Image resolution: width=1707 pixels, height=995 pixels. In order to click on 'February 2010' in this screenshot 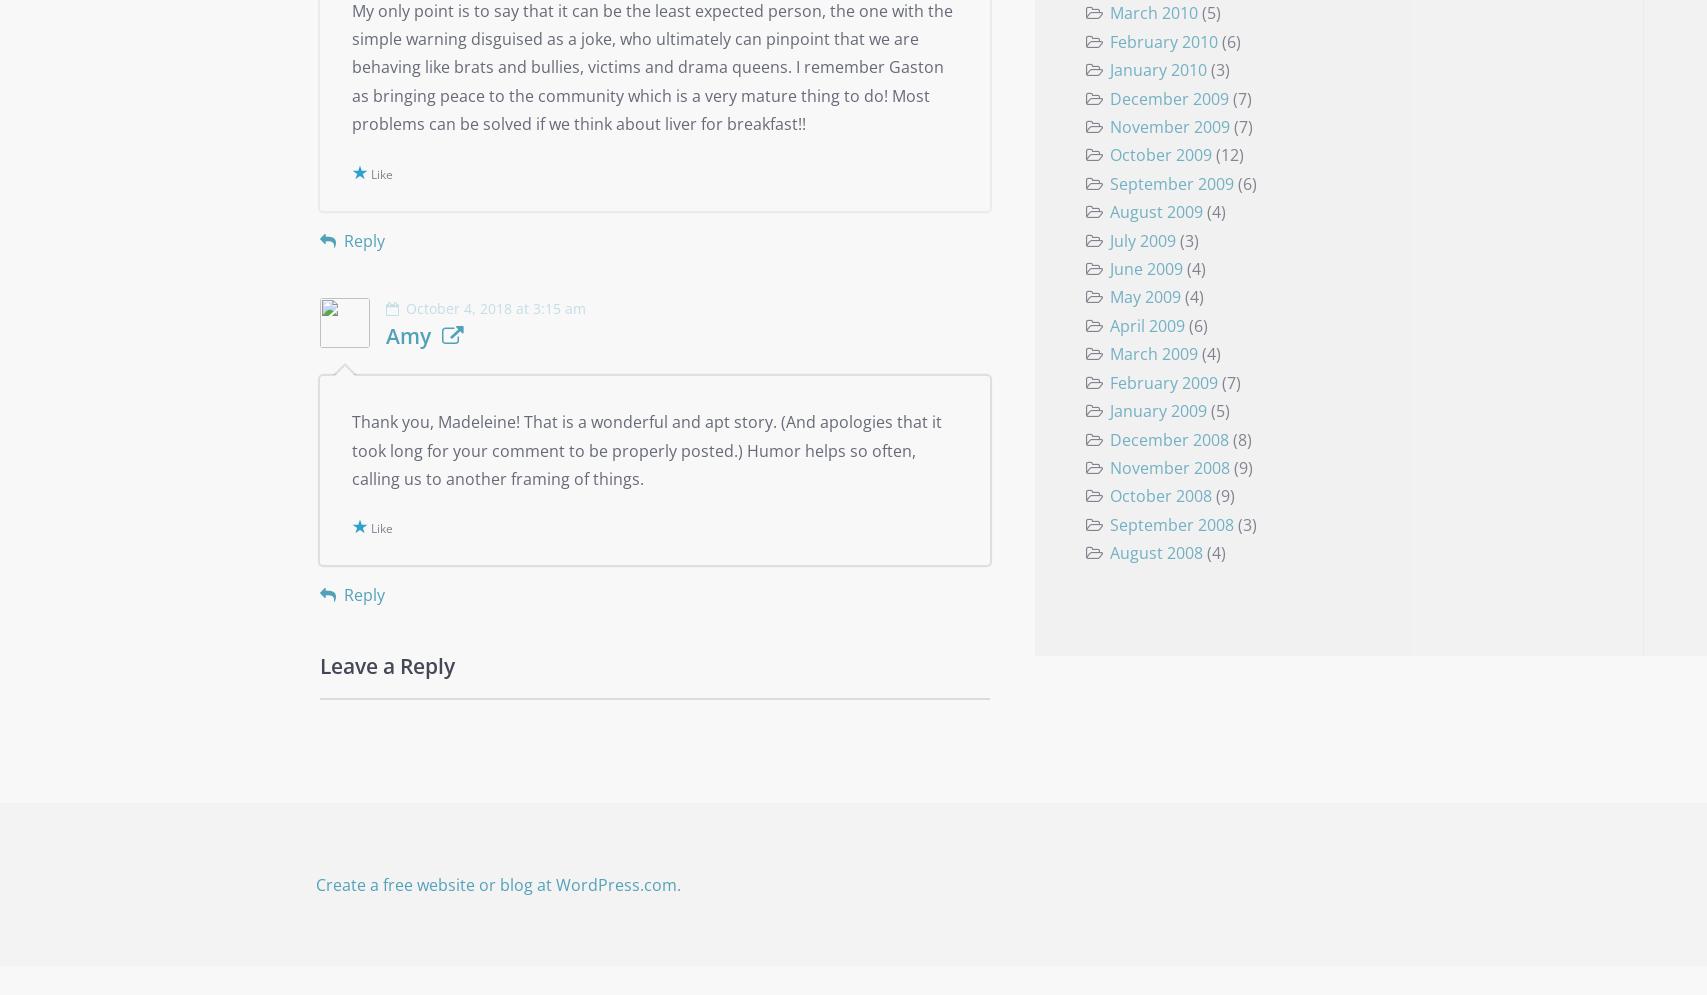, I will do `click(1161, 39)`.